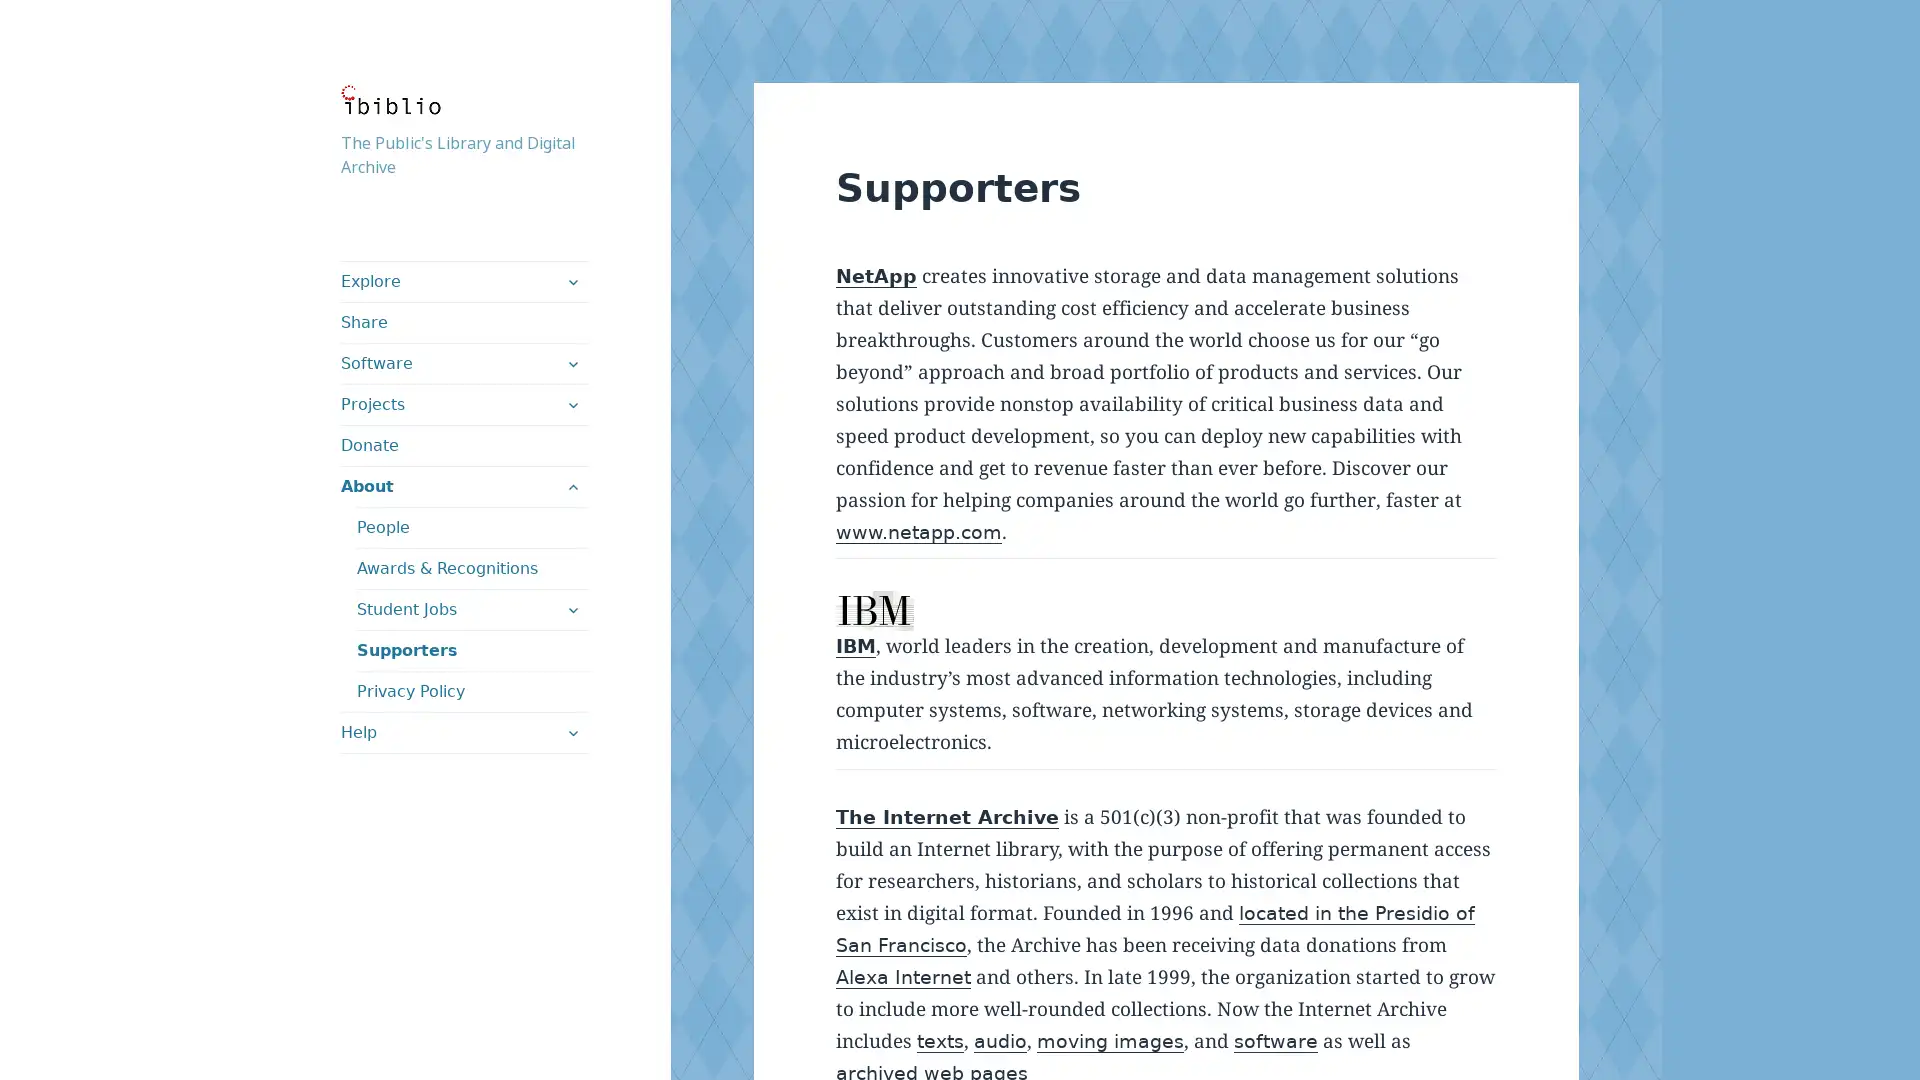 This screenshot has width=1920, height=1080. What do you see at coordinates (570, 405) in the screenshot?
I see `expand child menu` at bounding box center [570, 405].